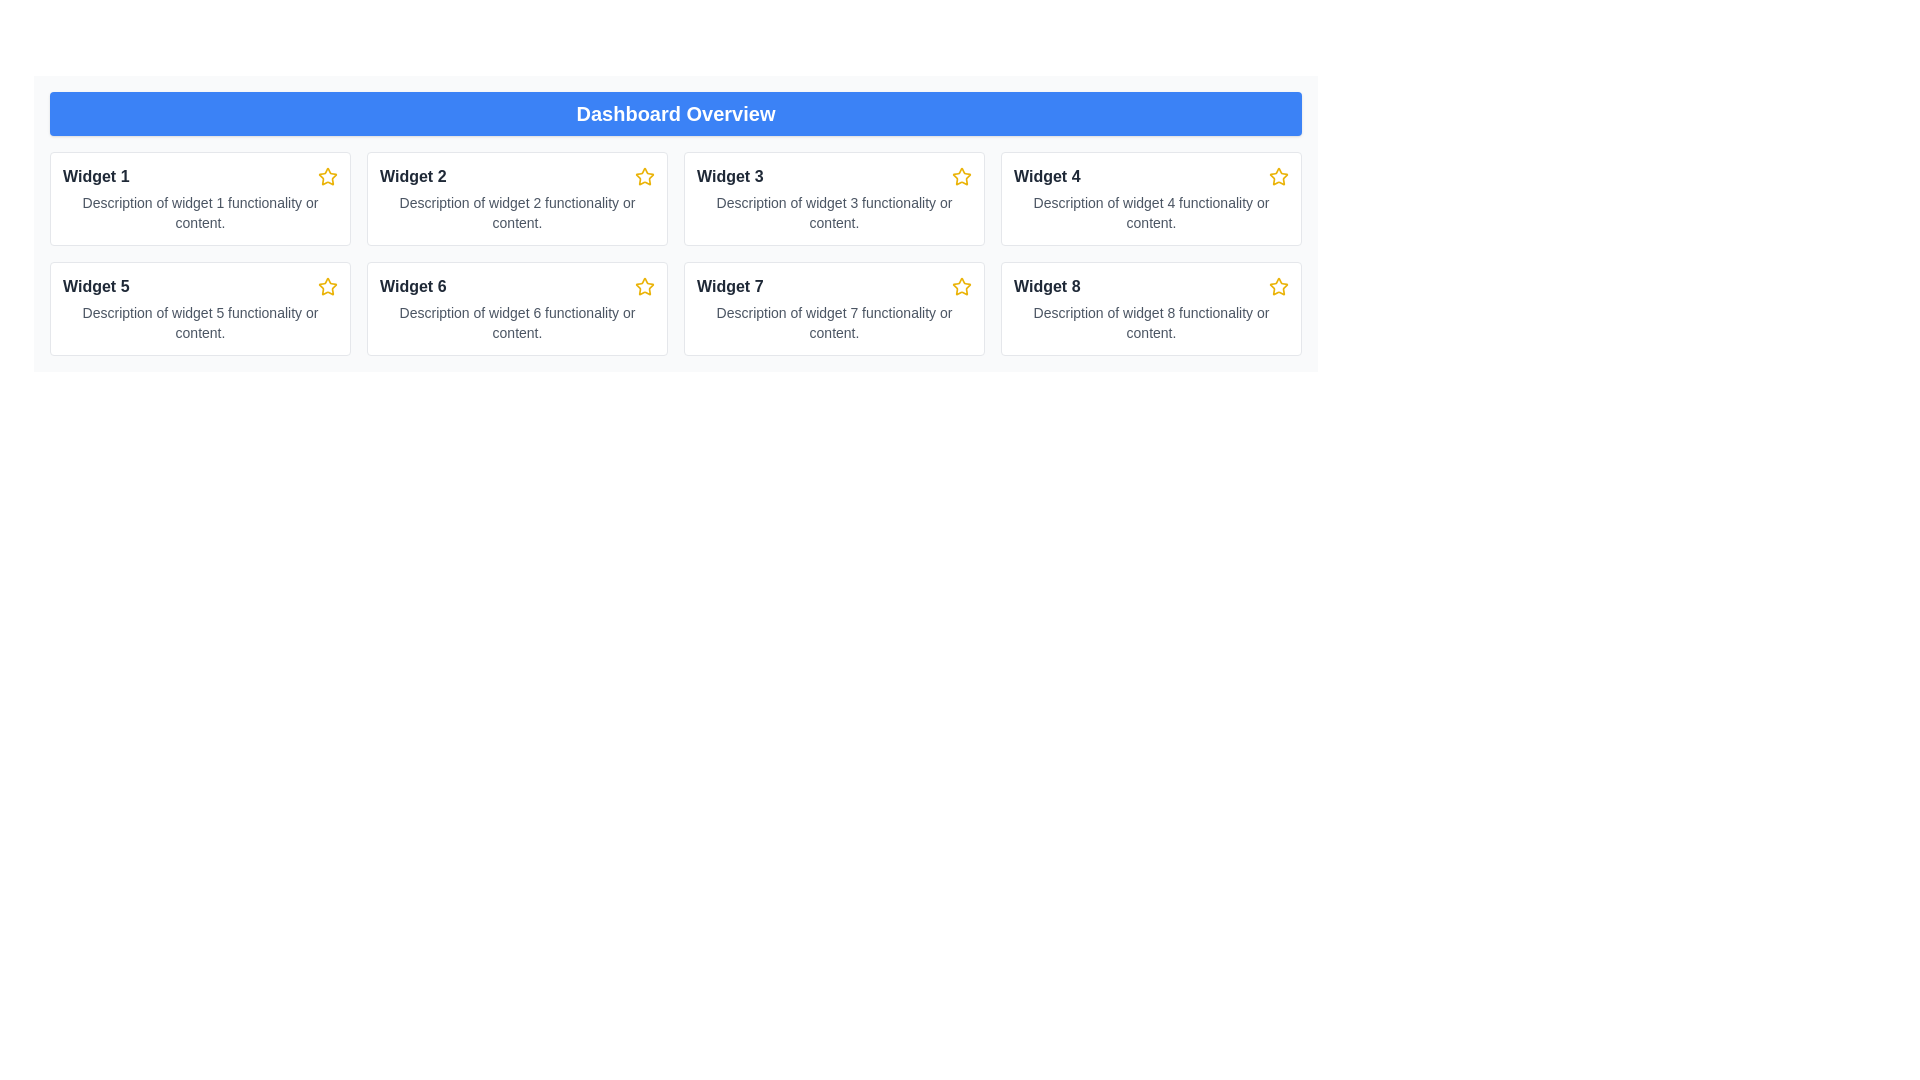  What do you see at coordinates (644, 176) in the screenshot?
I see `the yellow star-shaped icon located to the right of 'Widget 2' in the 'Dashboard Overview' section` at bounding box center [644, 176].